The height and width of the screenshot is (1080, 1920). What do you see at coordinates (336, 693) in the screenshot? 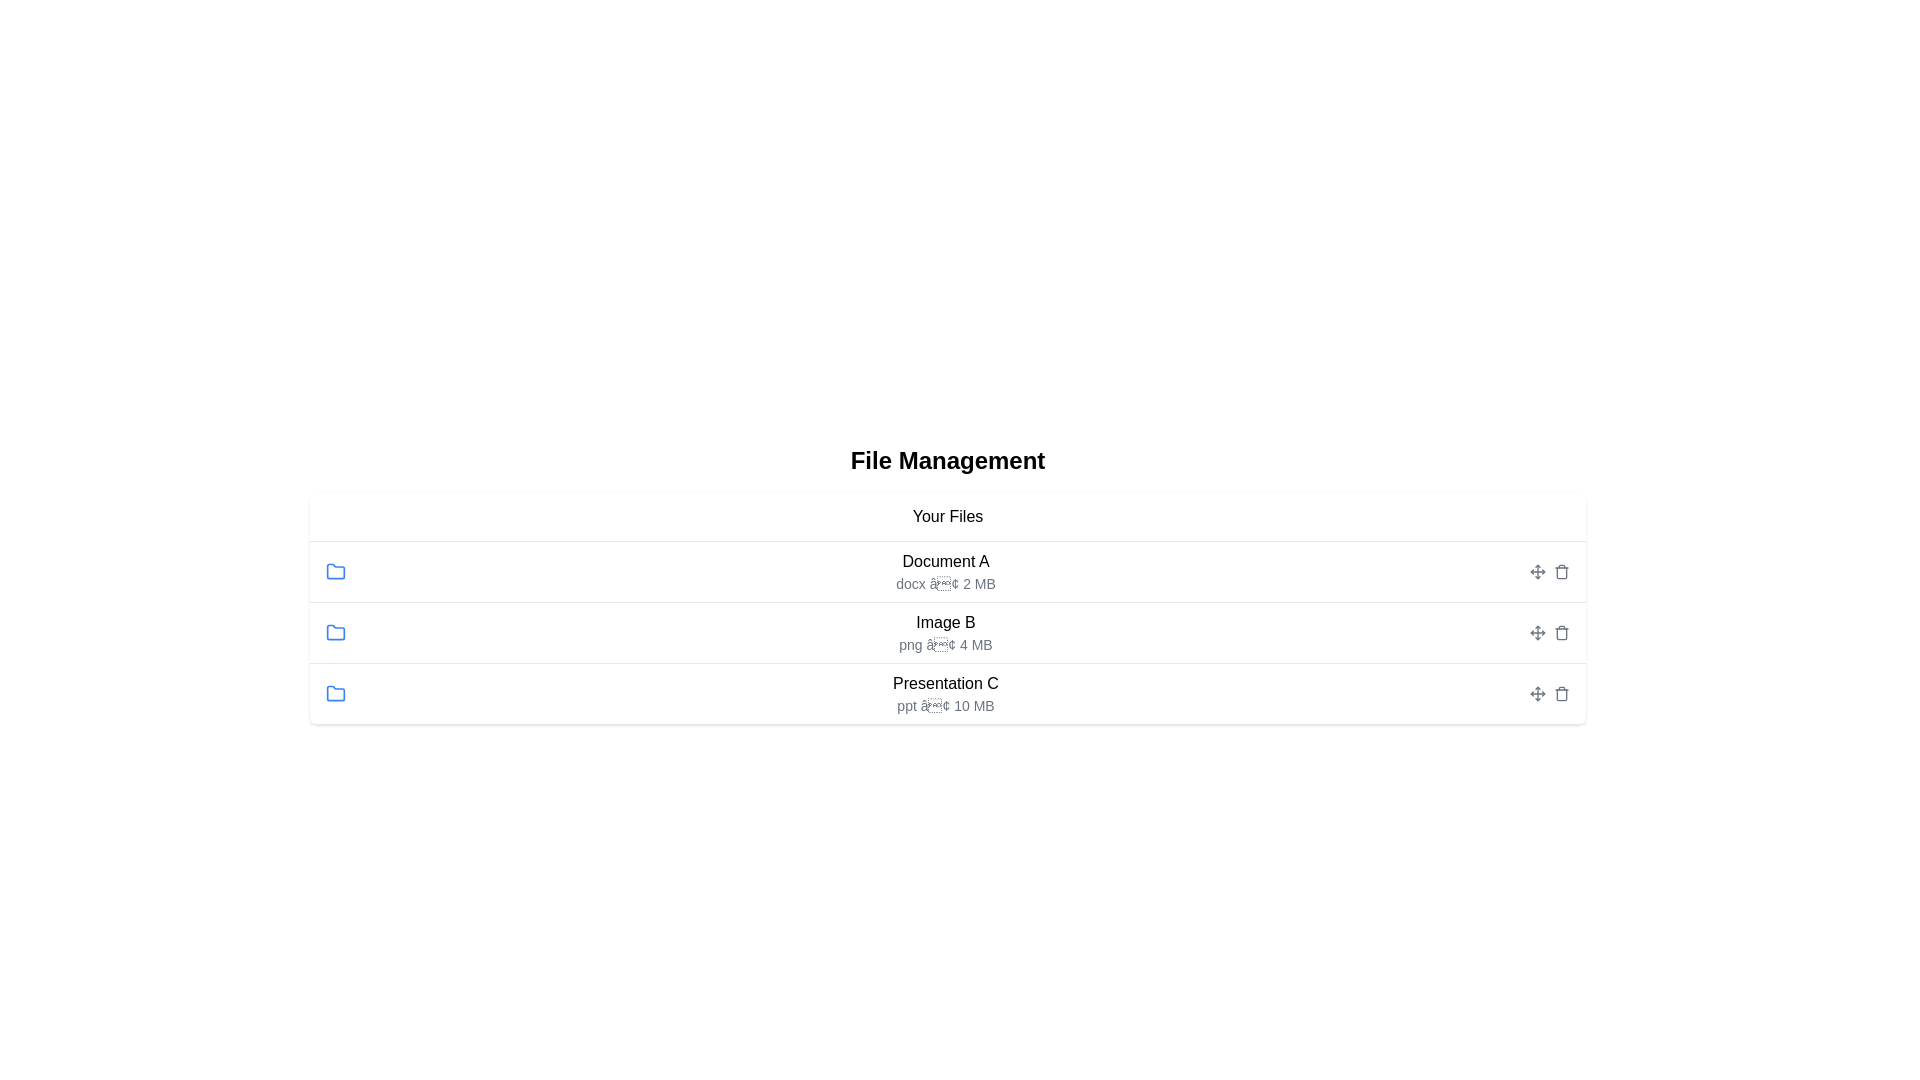
I see `the blue folder icon located to the left of 'Presentation Cppt • 10 MB' in the third row of the file list to trigger the tooltip or hover effect` at bounding box center [336, 693].